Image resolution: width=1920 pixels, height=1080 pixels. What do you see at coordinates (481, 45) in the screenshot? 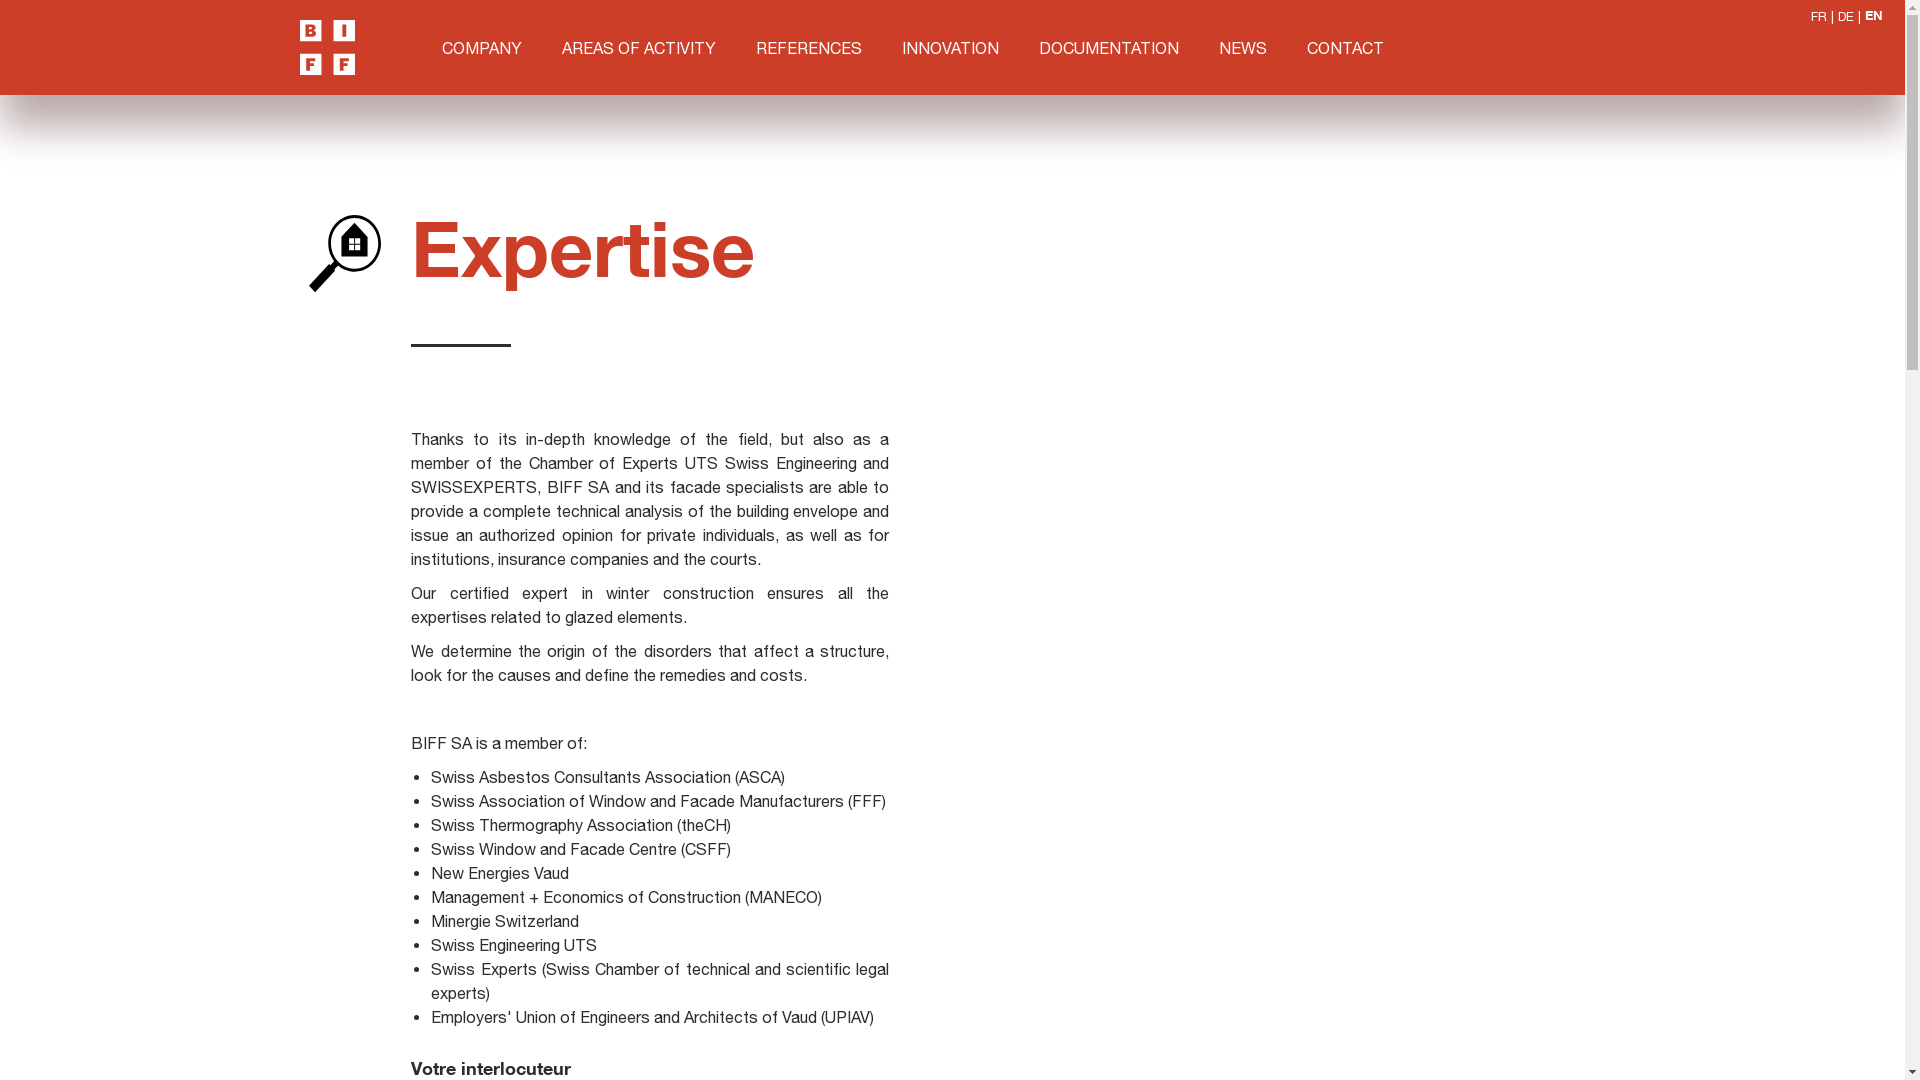
I see `'COMPANY'` at bounding box center [481, 45].